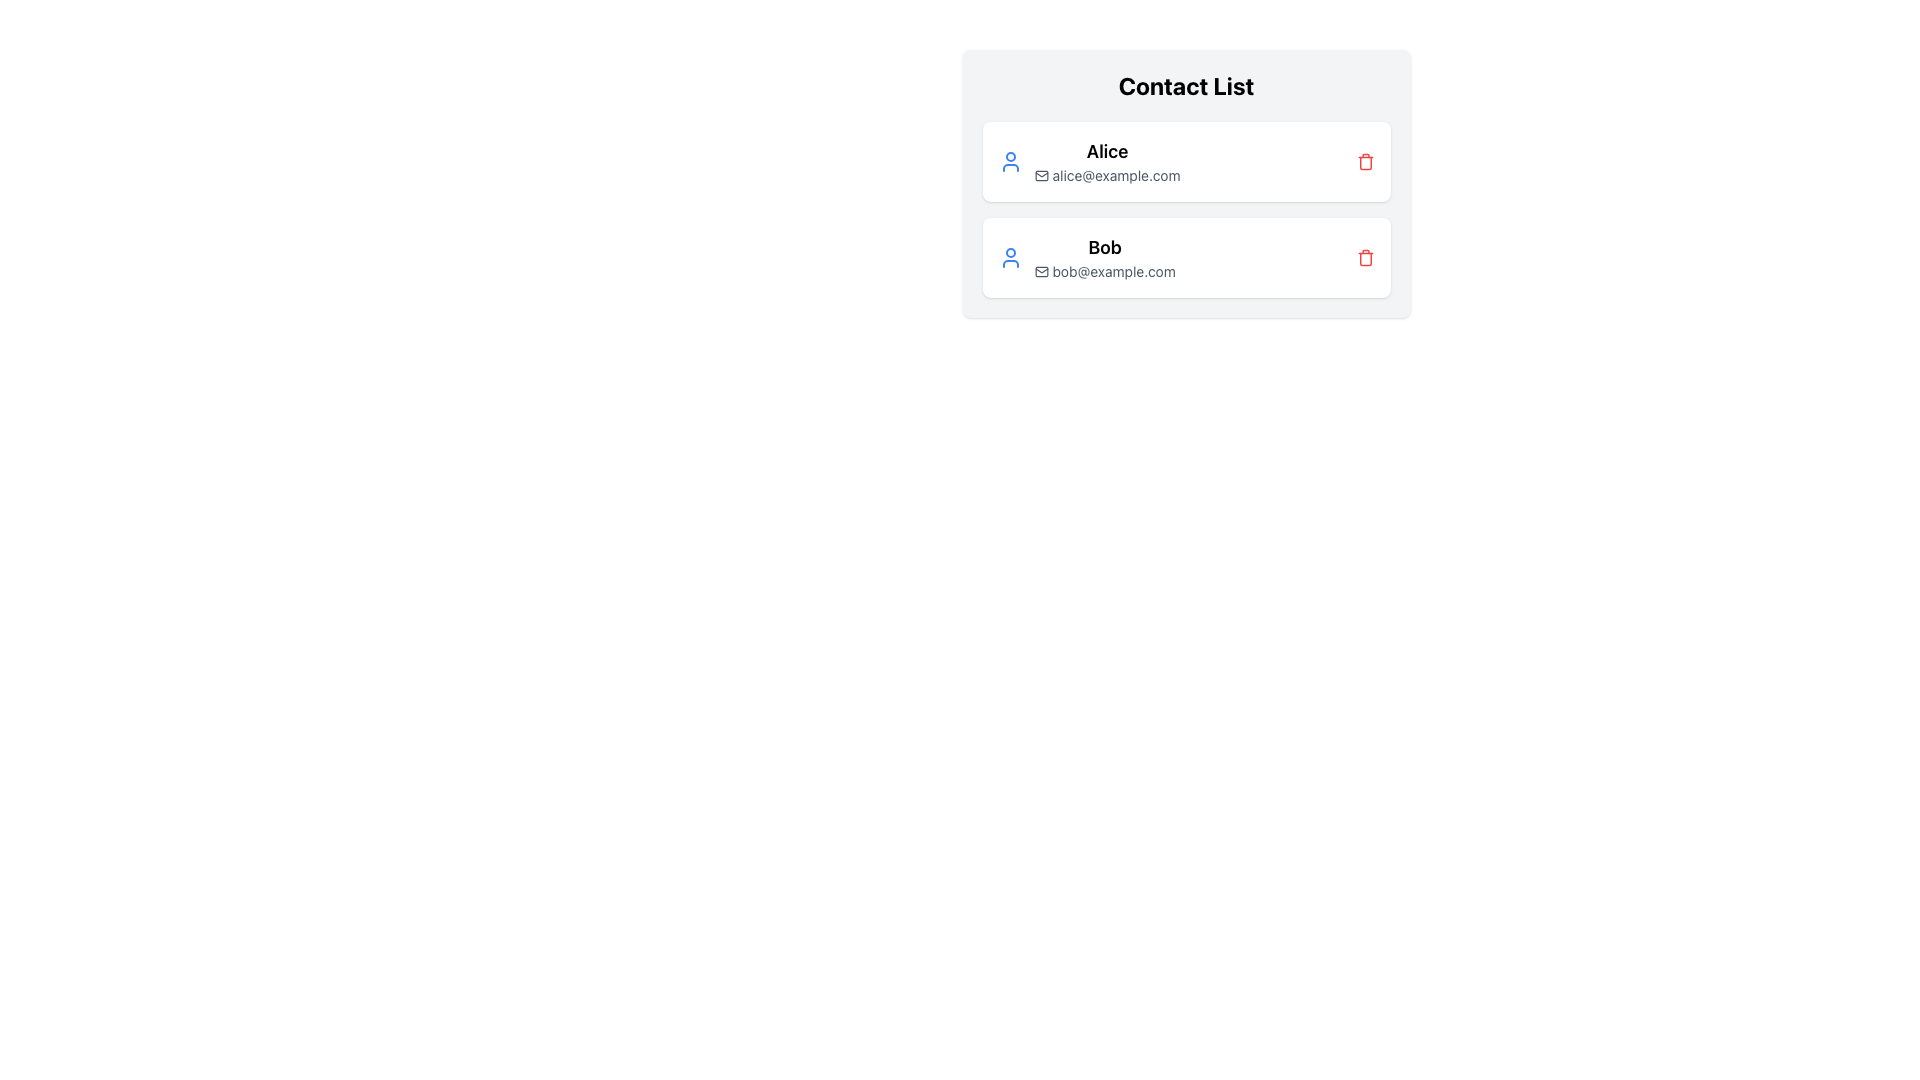  Describe the element at coordinates (1085, 257) in the screenshot. I see `the second contact information card entry for 'Bob', which features a blue user icon and displays the name 'Bob' in bold along with the email 'bob@example.com'` at that location.